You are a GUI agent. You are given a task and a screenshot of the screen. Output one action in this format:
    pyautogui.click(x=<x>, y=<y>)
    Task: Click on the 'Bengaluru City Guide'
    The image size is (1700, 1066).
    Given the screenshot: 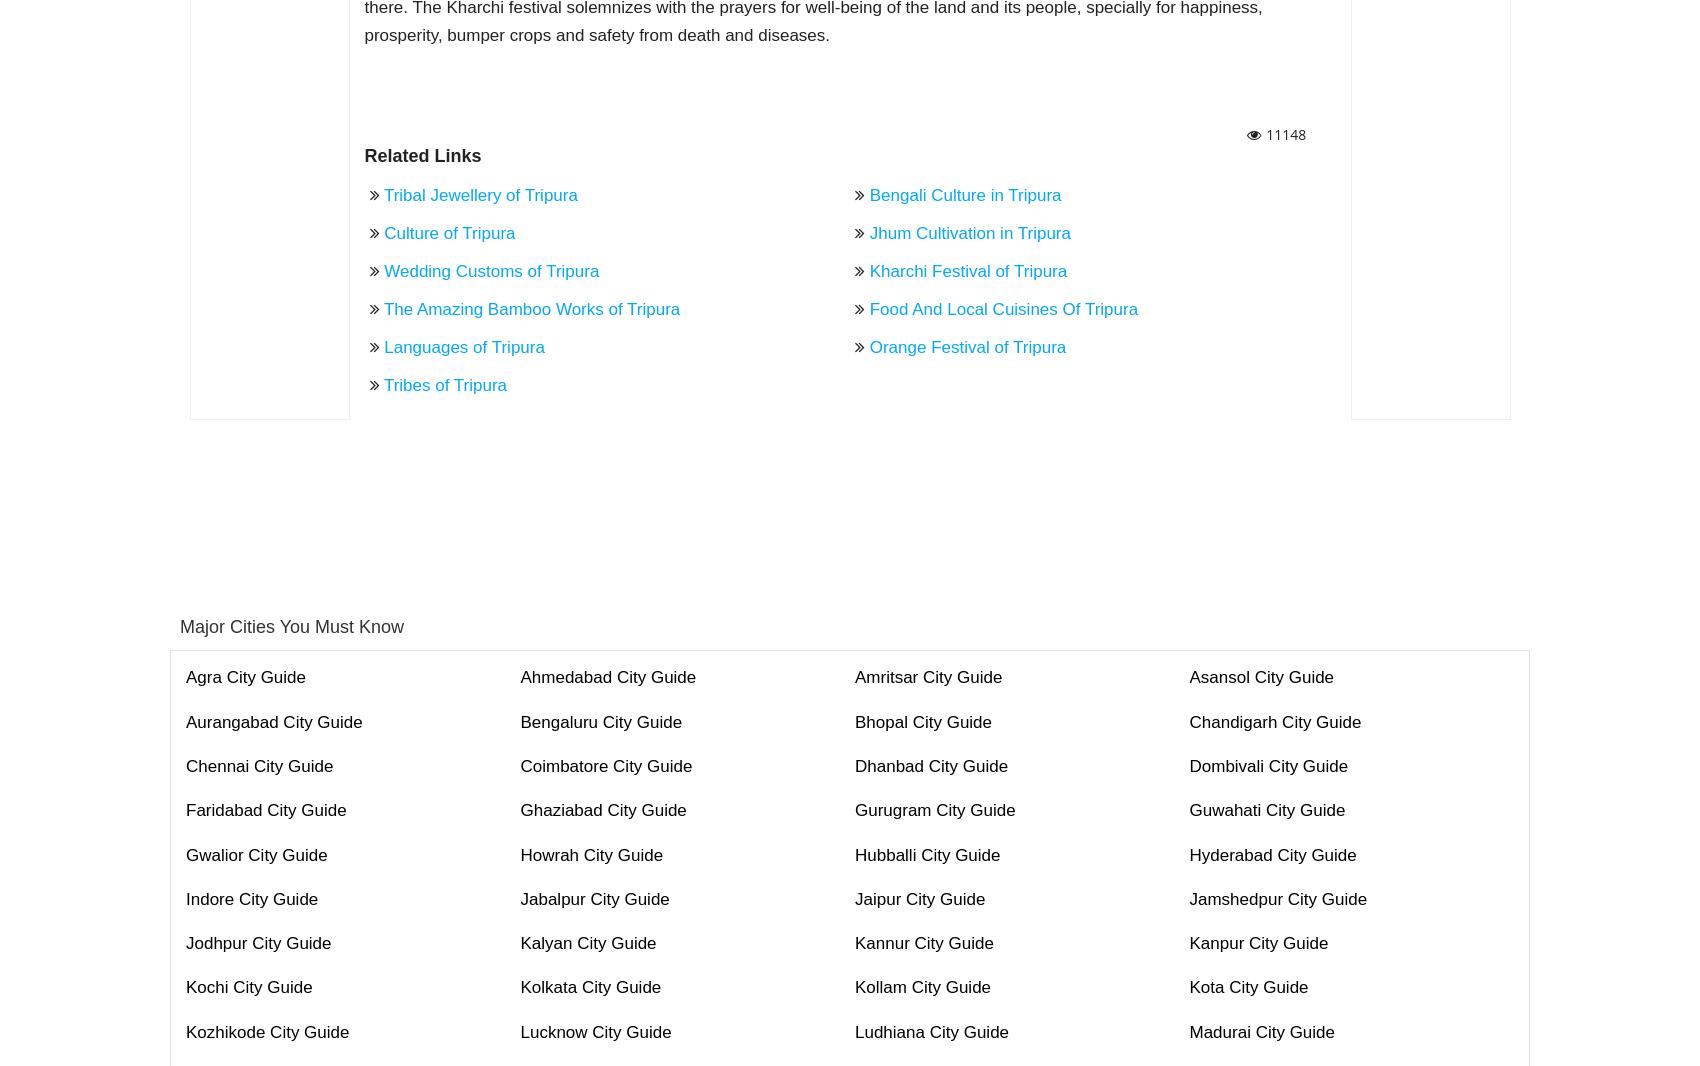 What is the action you would take?
    pyautogui.click(x=520, y=720)
    